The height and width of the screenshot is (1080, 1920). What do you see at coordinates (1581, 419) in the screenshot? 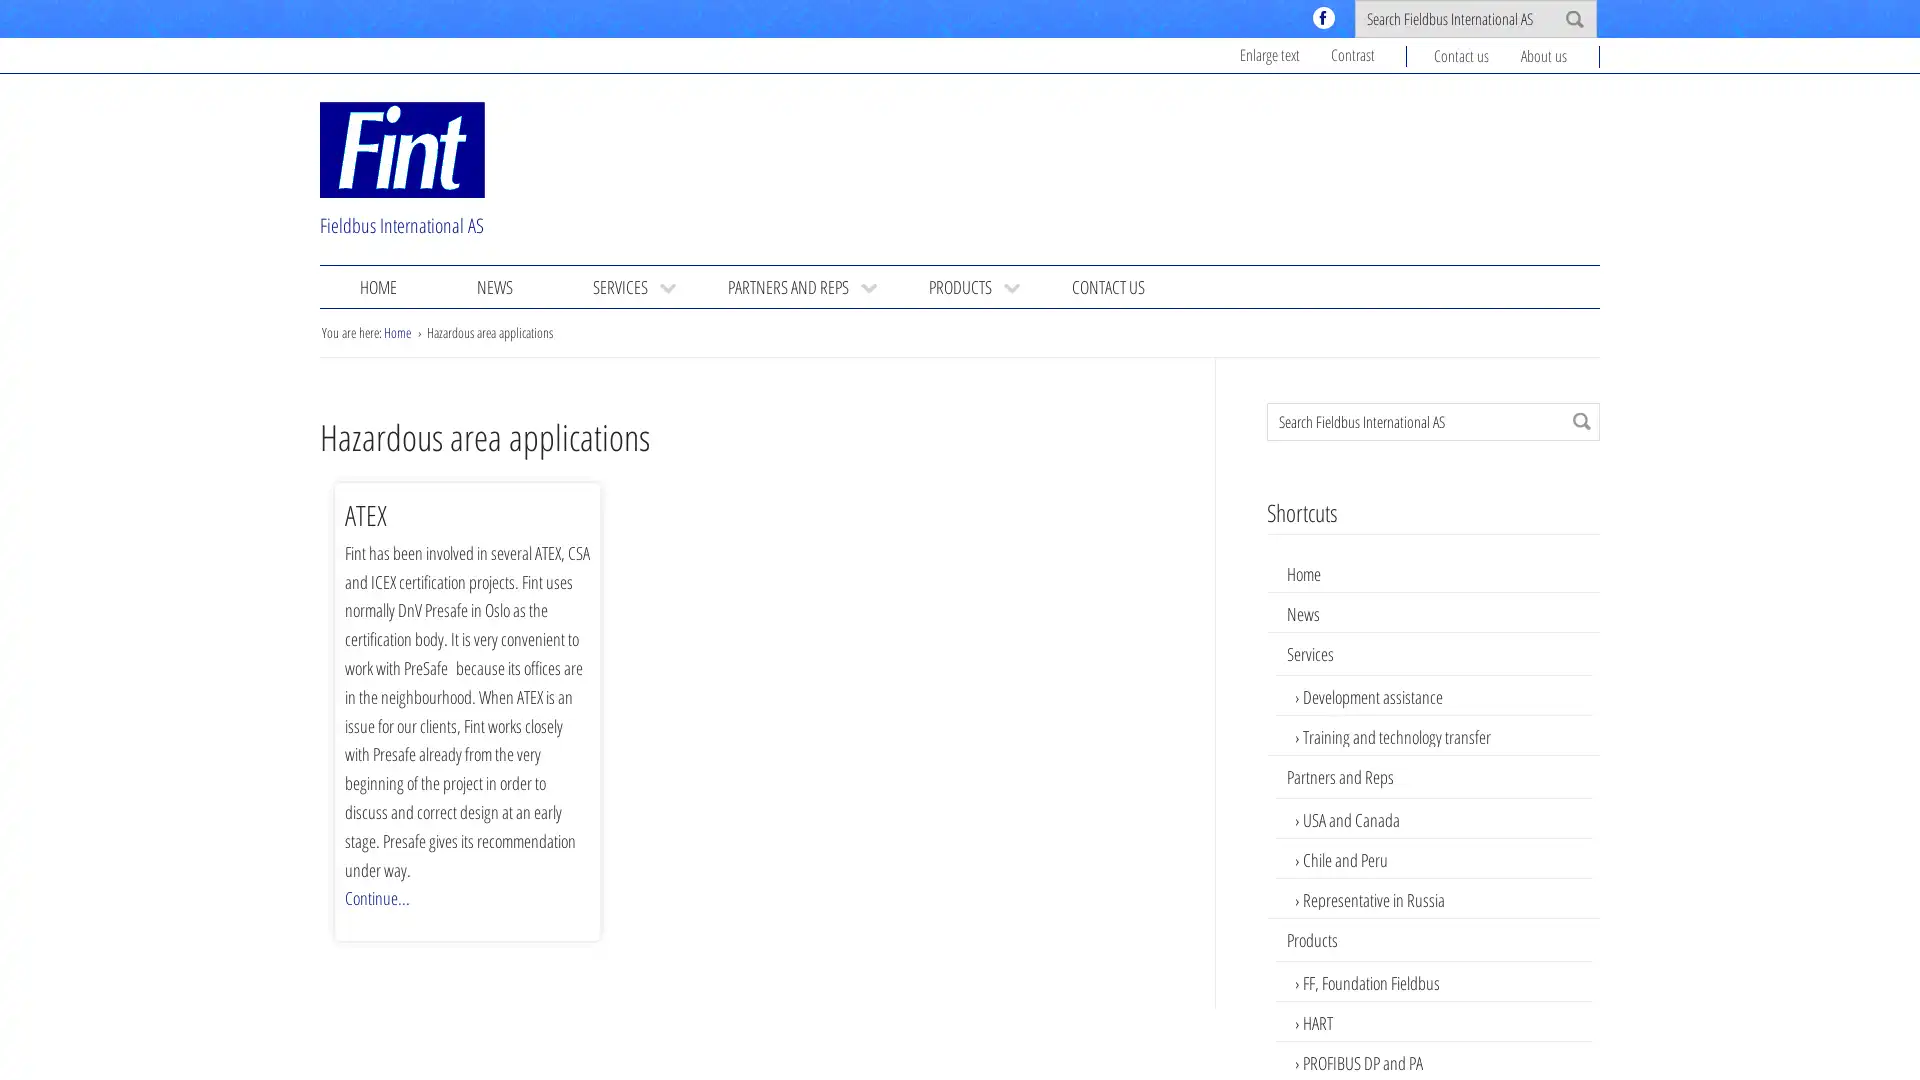
I see `Search` at bounding box center [1581, 419].